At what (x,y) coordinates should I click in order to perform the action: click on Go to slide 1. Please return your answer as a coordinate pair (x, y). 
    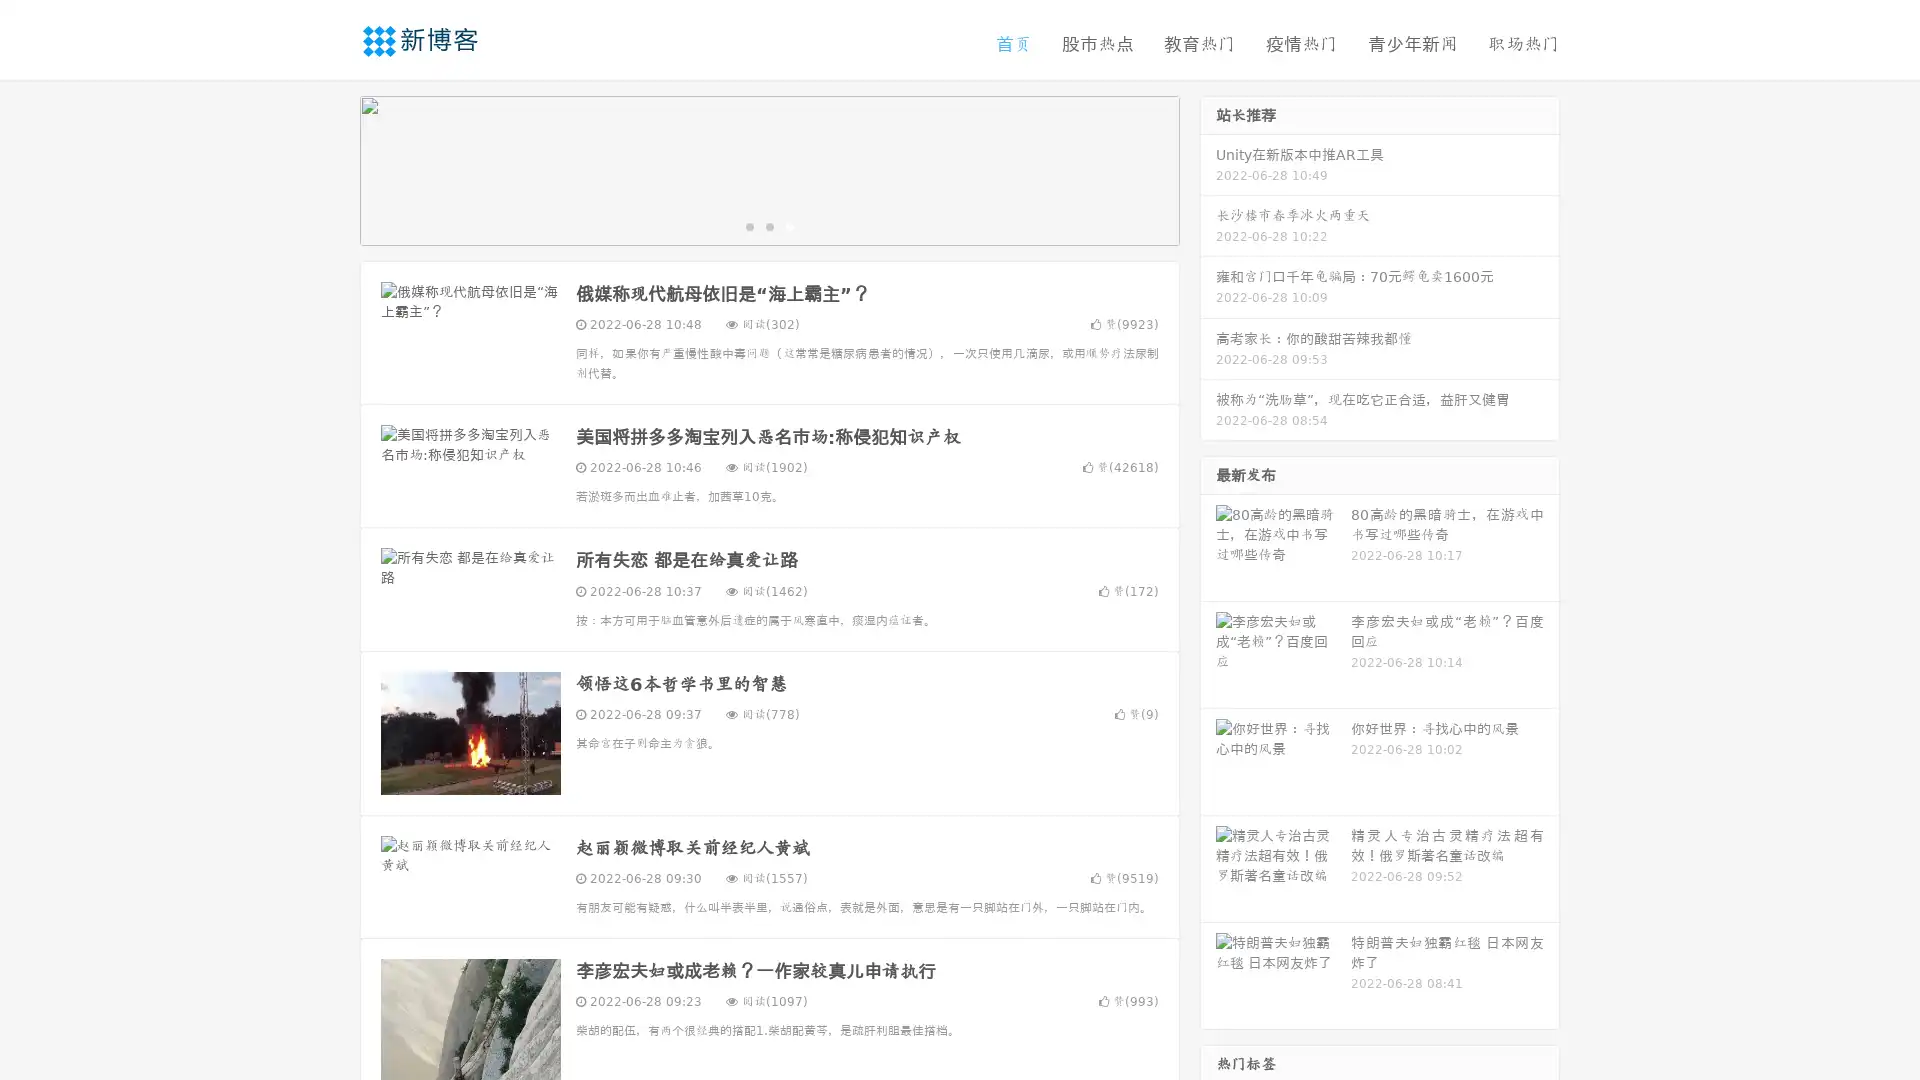
    Looking at the image, I should click on (748, 225).